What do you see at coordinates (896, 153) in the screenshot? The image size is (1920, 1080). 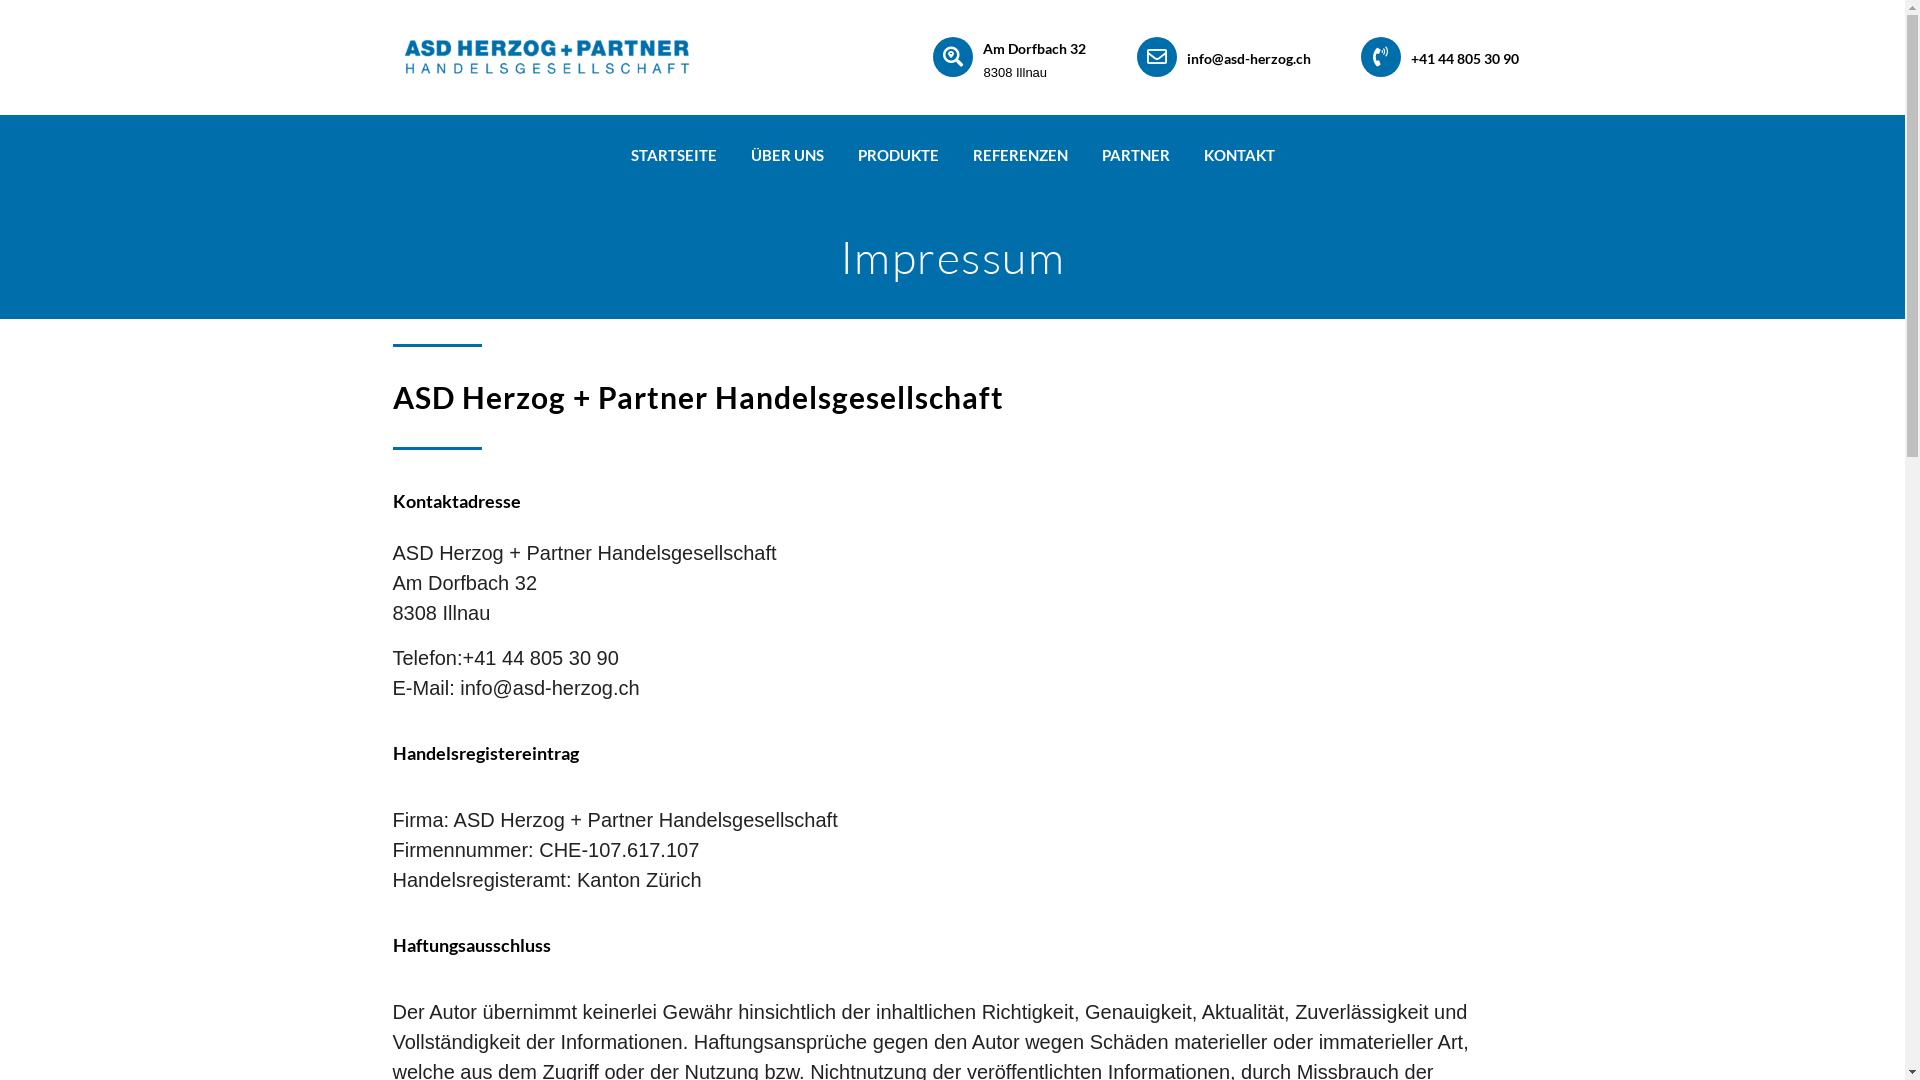 I see `'PRODUKTE'` at bounding box center [896, 153].